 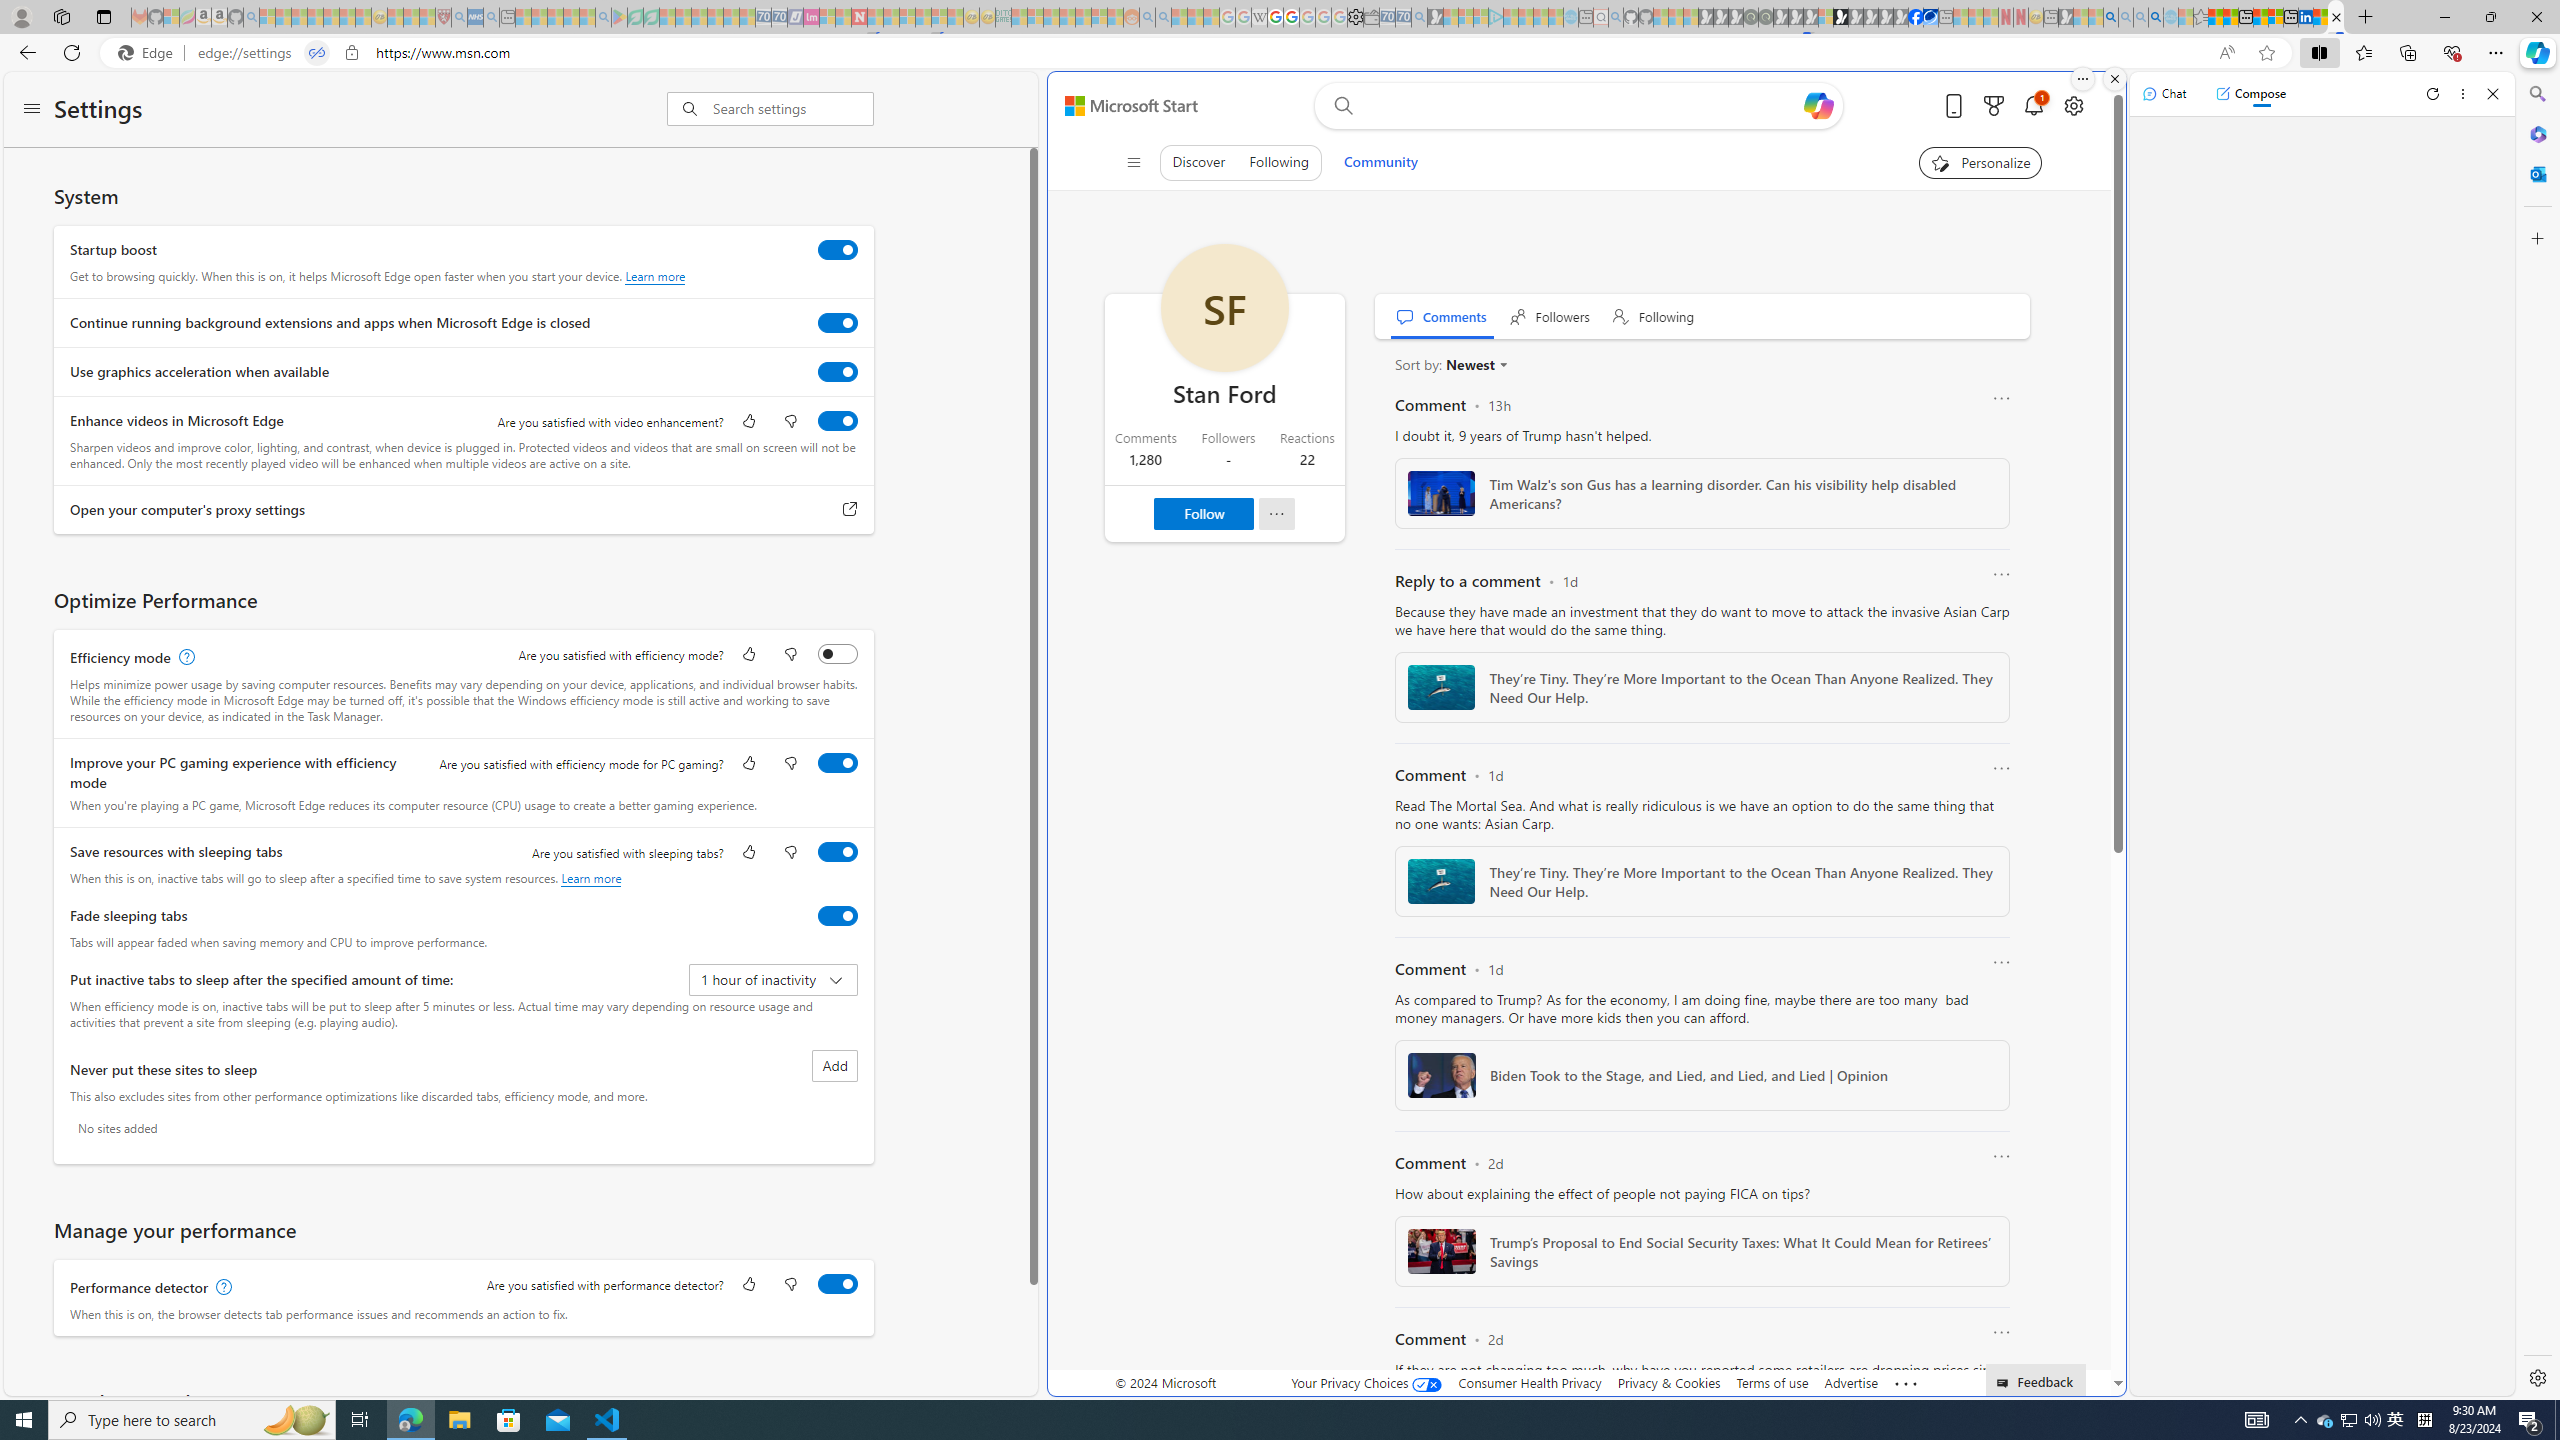 What do you see at coordinates (1549, 315) in the screenshot?
I see `' Followers'` at bounding box center [1549, 315].